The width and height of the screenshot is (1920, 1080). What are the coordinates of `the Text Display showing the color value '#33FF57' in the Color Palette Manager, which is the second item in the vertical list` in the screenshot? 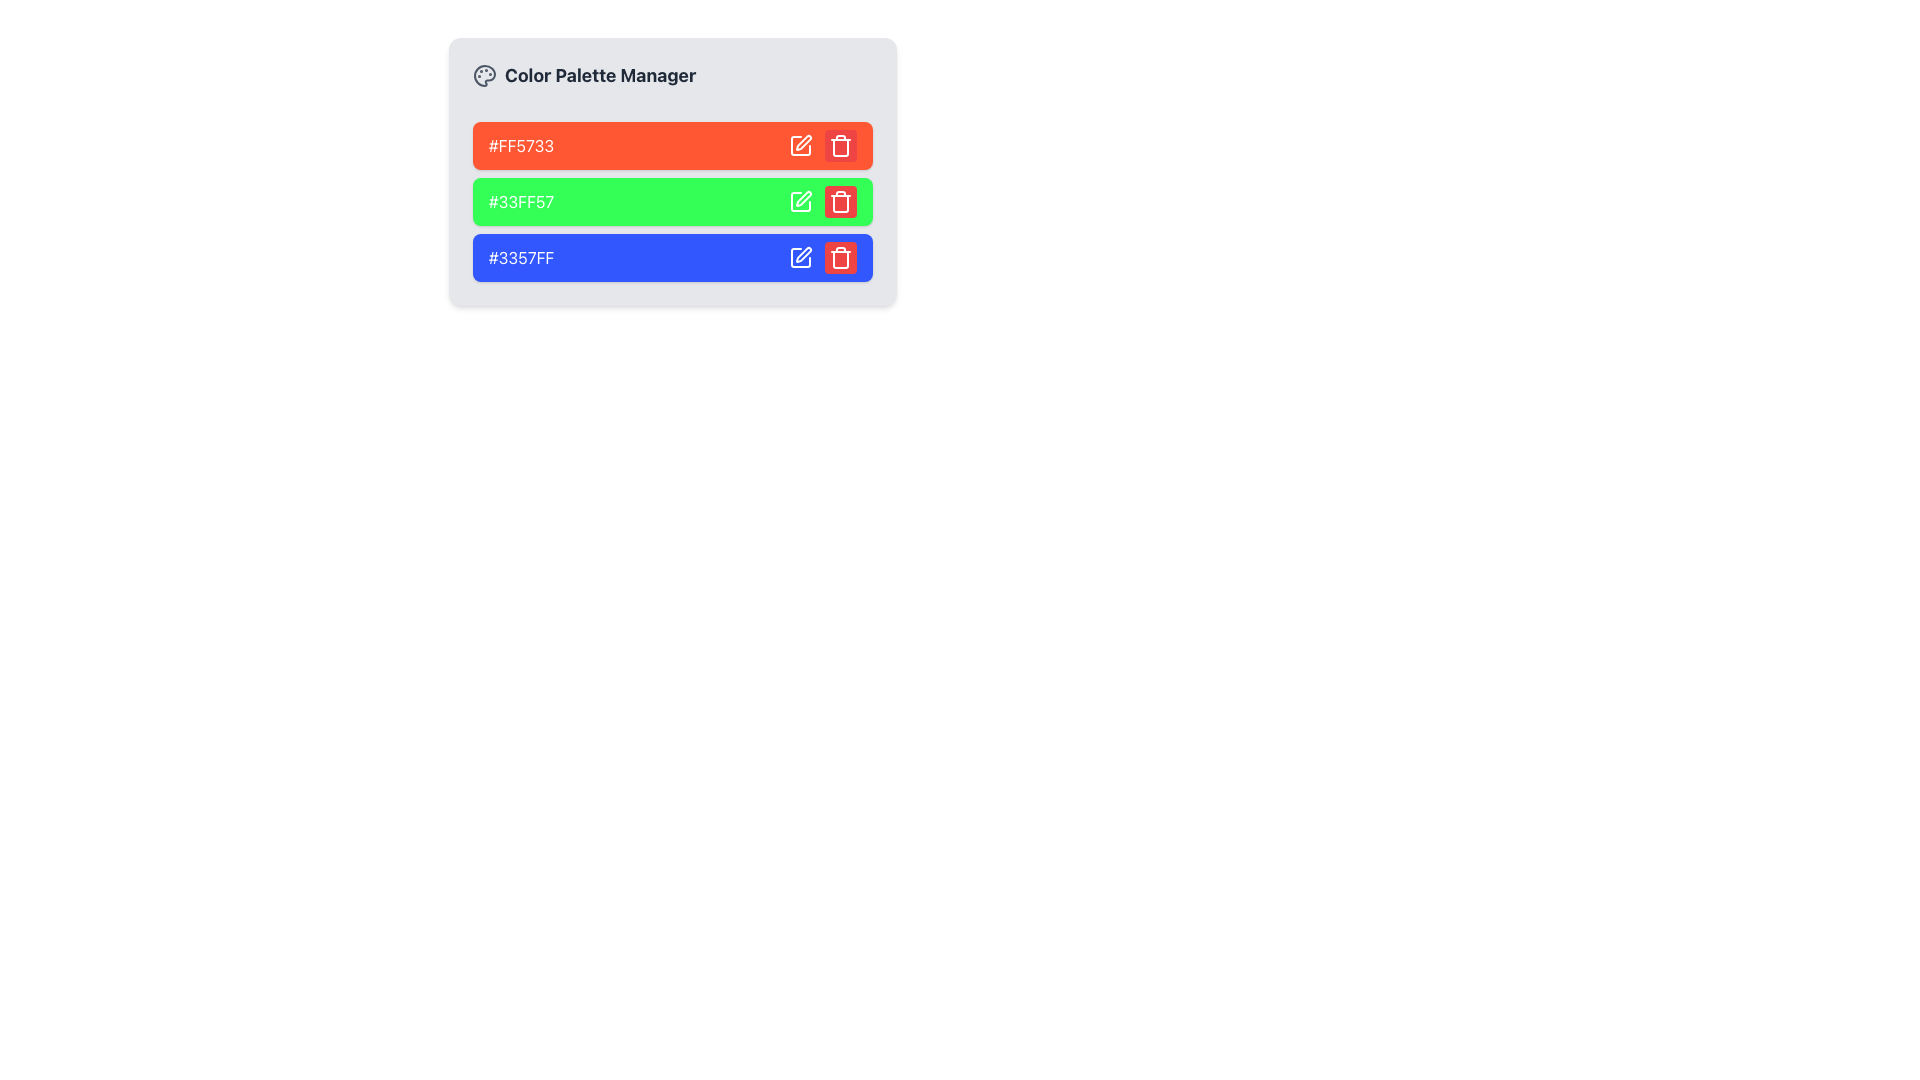 It's located at (521, 201).